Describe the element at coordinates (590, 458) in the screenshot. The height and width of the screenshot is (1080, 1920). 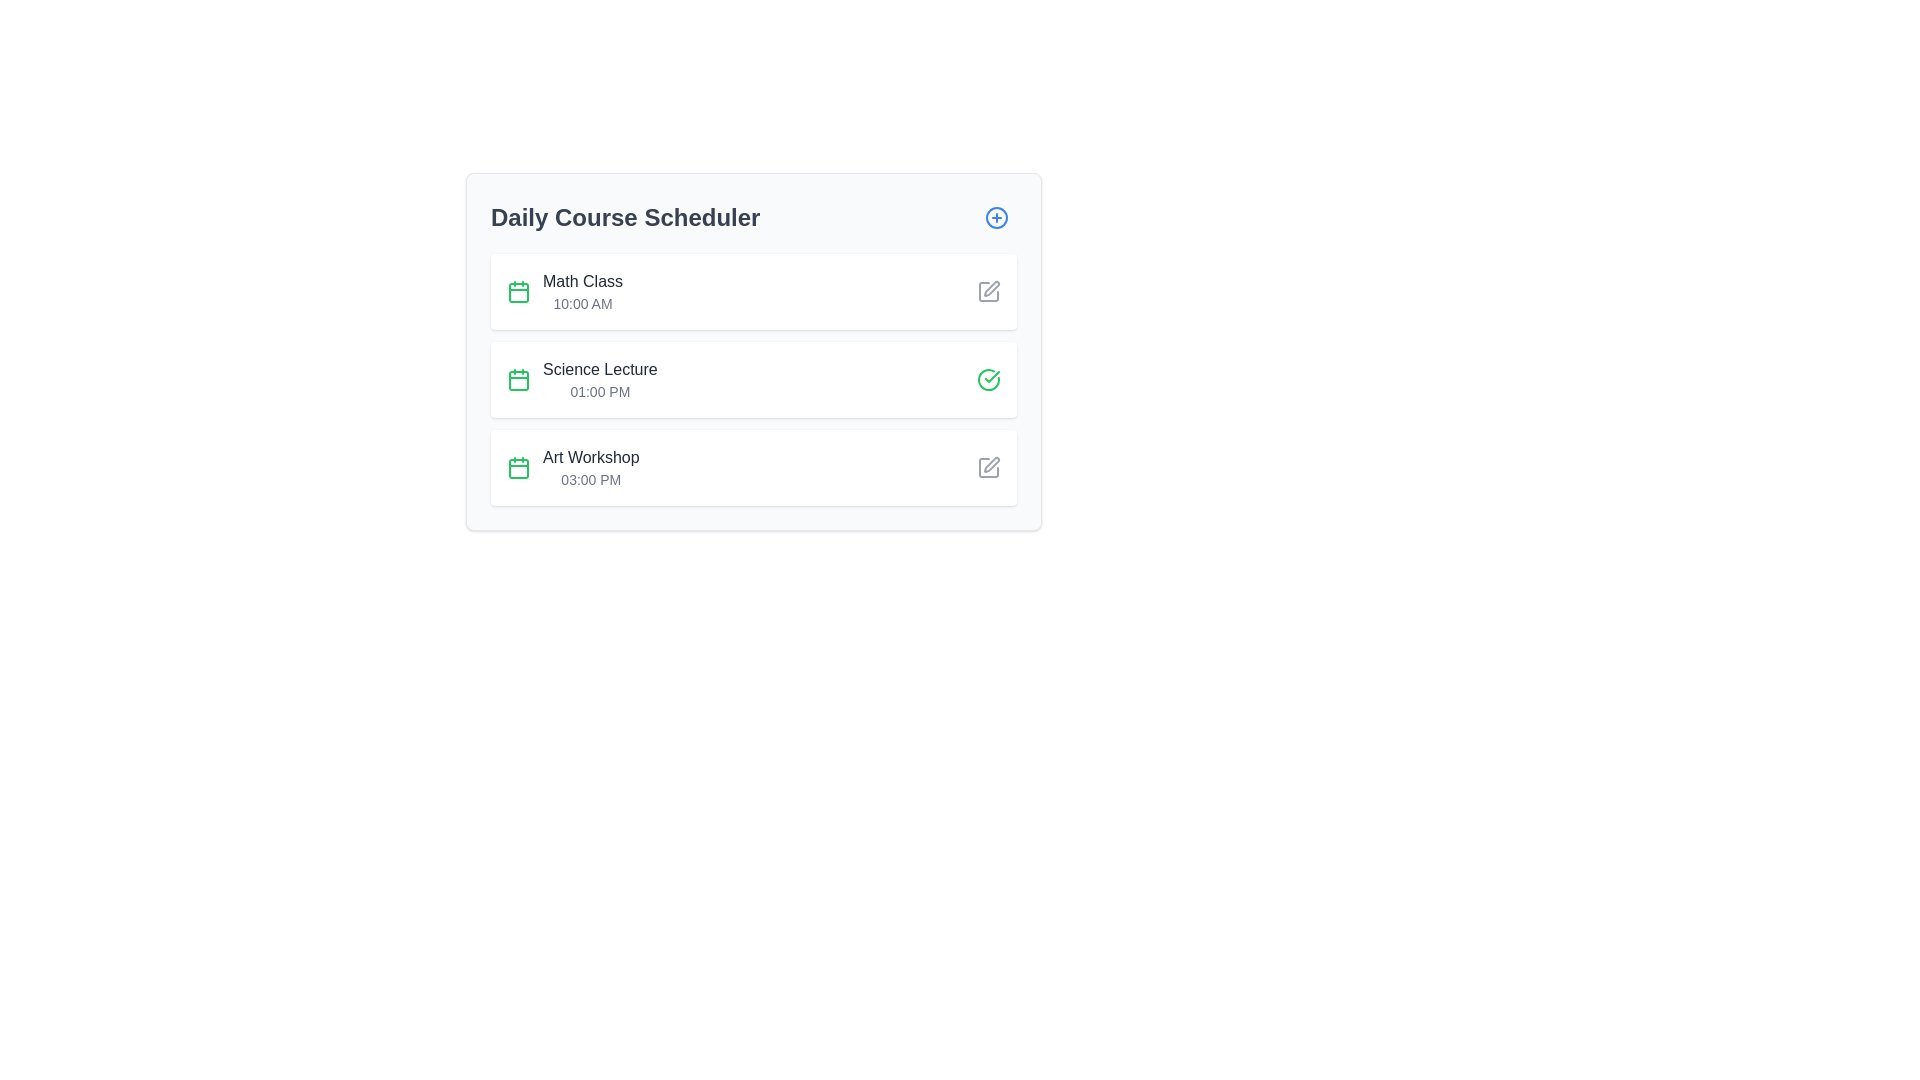
I see `the 'Art Workshop' text label for accessibility purposes` at that location.